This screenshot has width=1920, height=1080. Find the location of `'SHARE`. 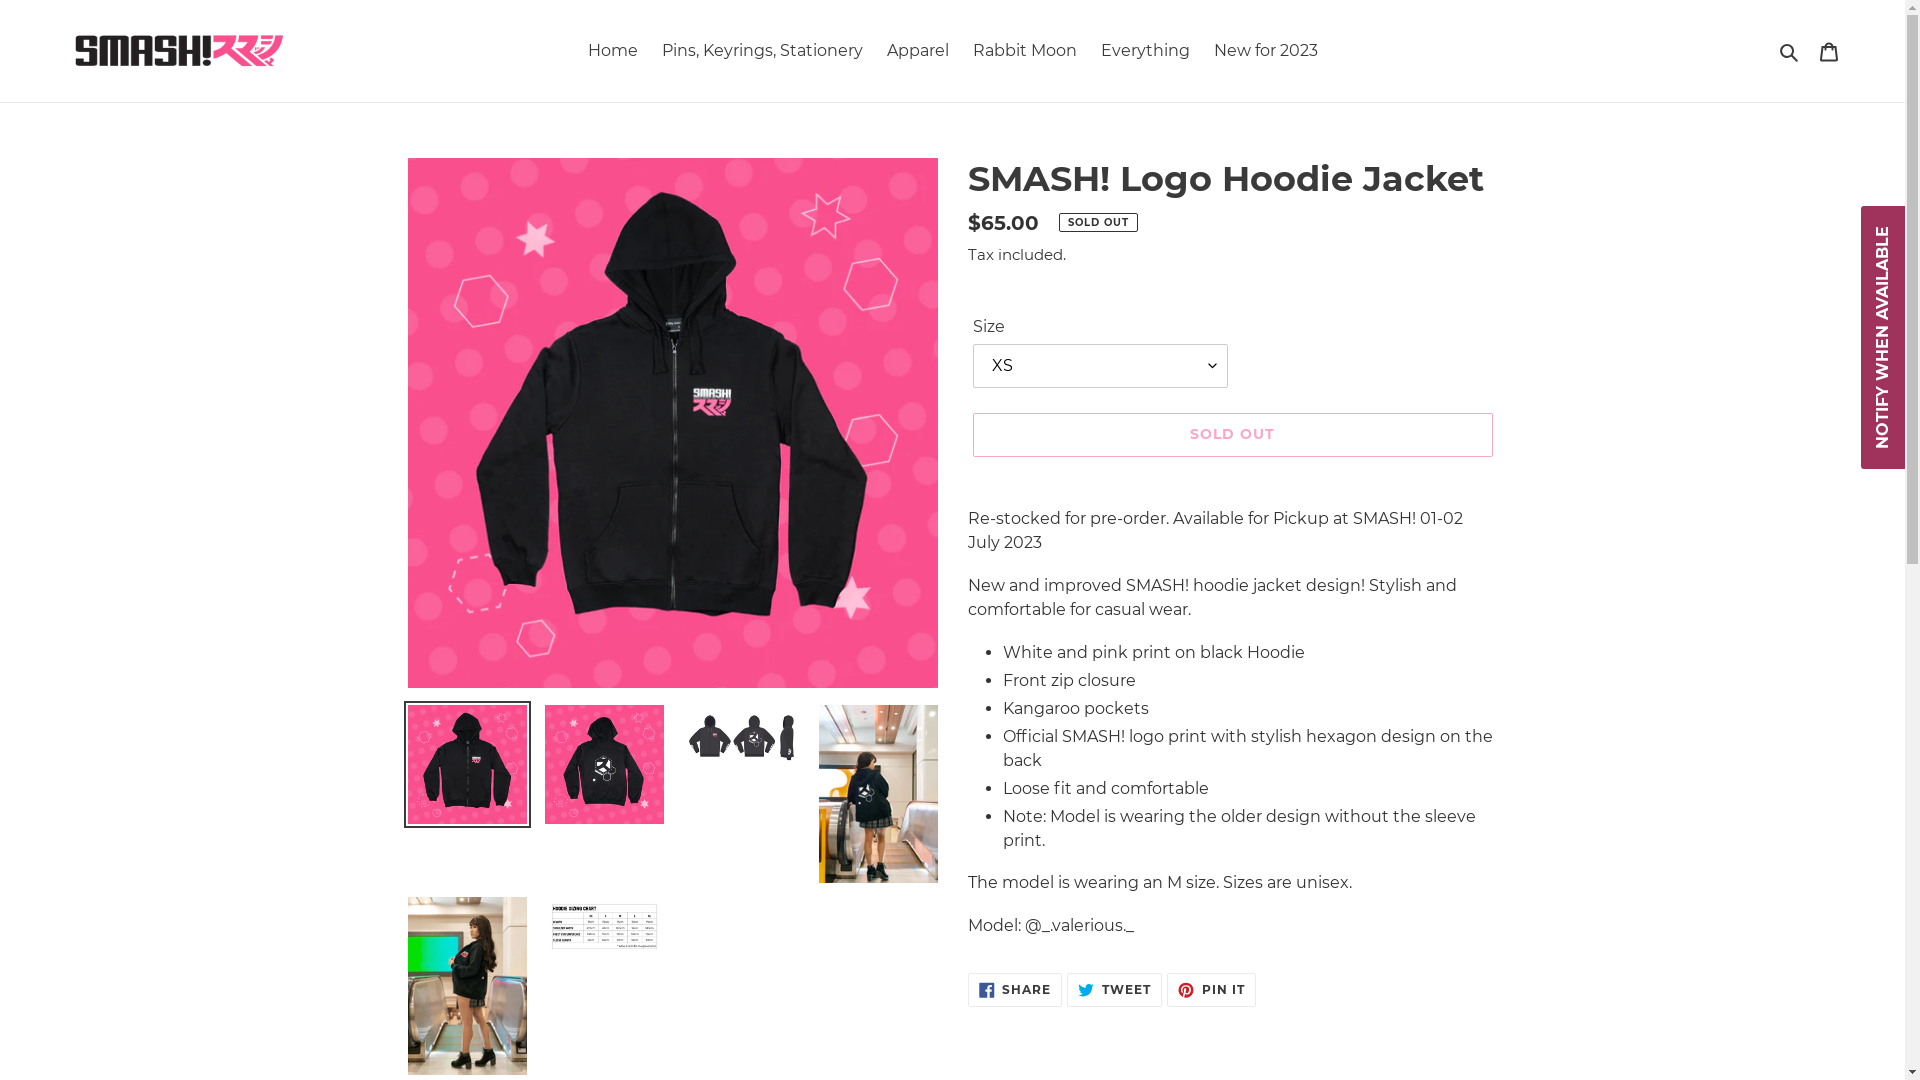

'SHARE is located at coordinates (1015, 990).